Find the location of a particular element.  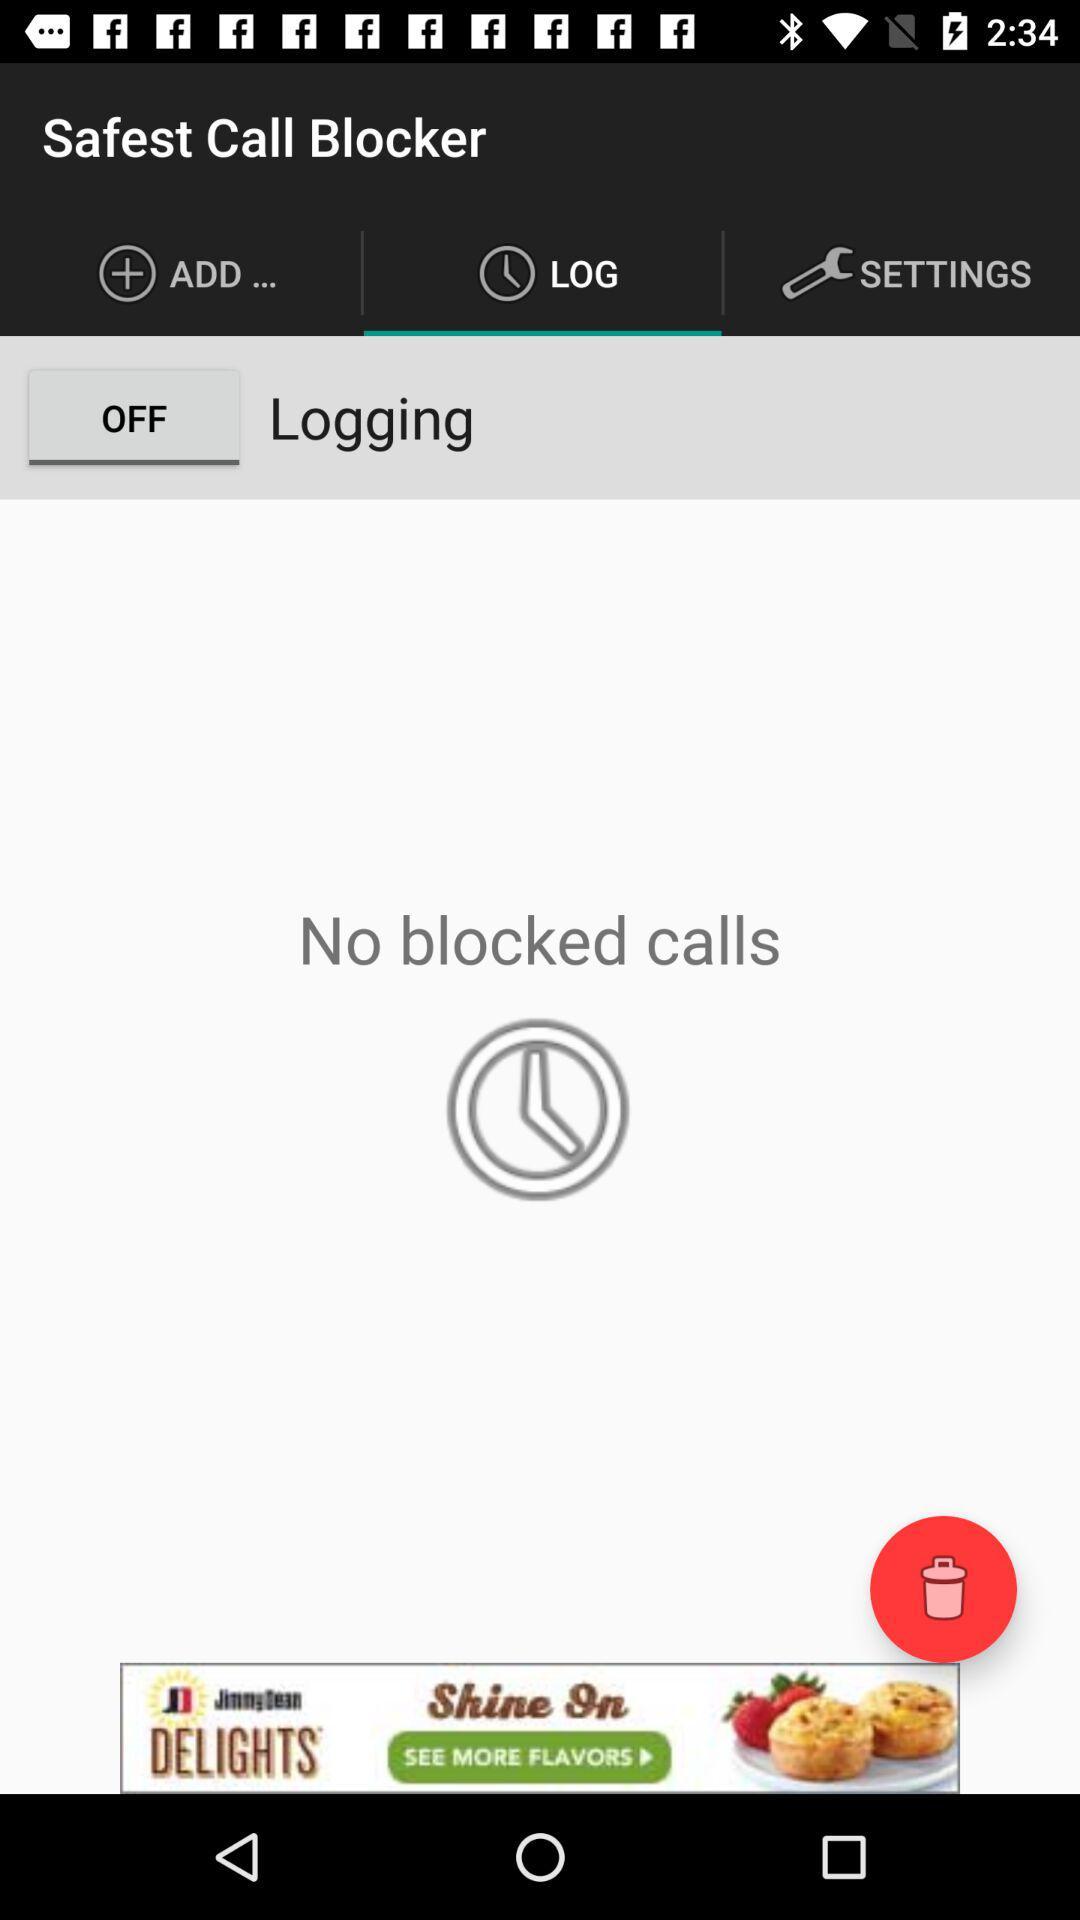

delete selection is located at coordinates (943, 1588).